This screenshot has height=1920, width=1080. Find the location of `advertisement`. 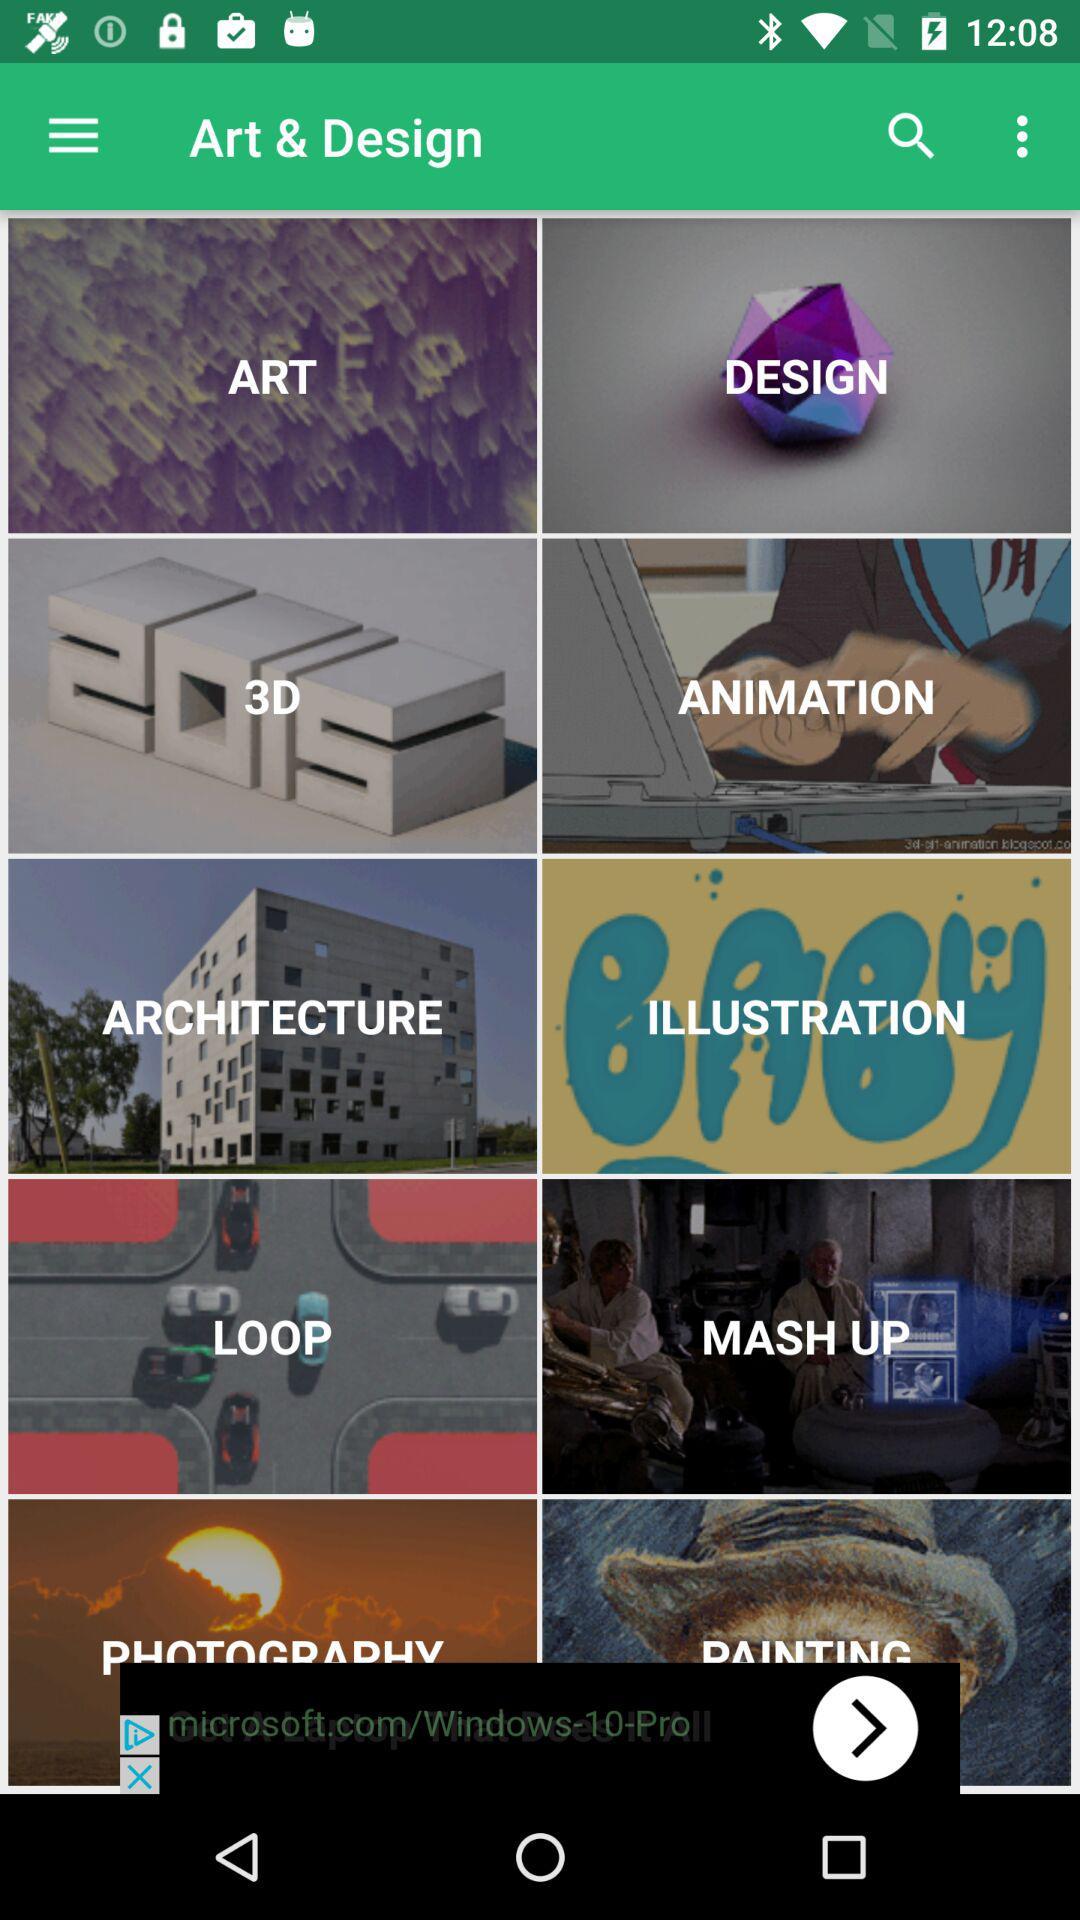

advertisement is located at coordinates (540, 1727).